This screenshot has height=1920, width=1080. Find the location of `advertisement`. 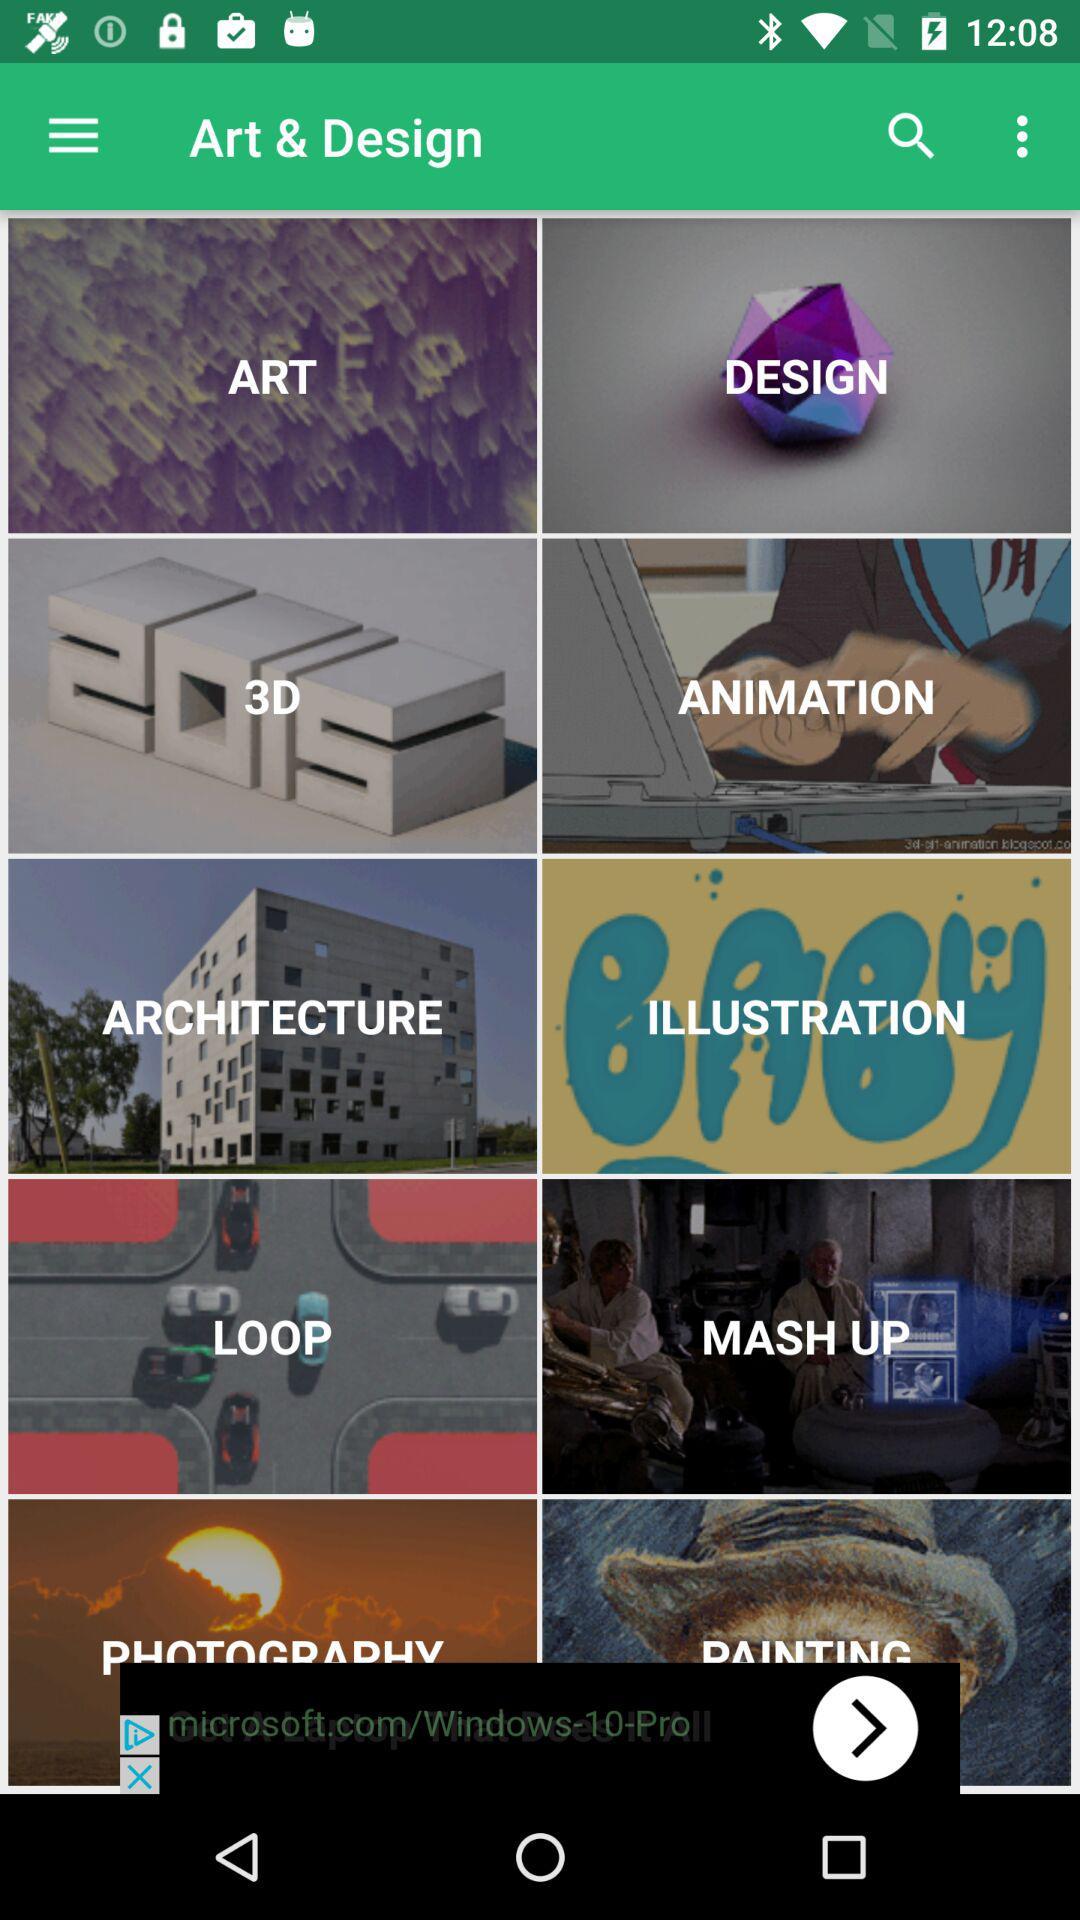

advertisement is located at coordinates (540, 1727).